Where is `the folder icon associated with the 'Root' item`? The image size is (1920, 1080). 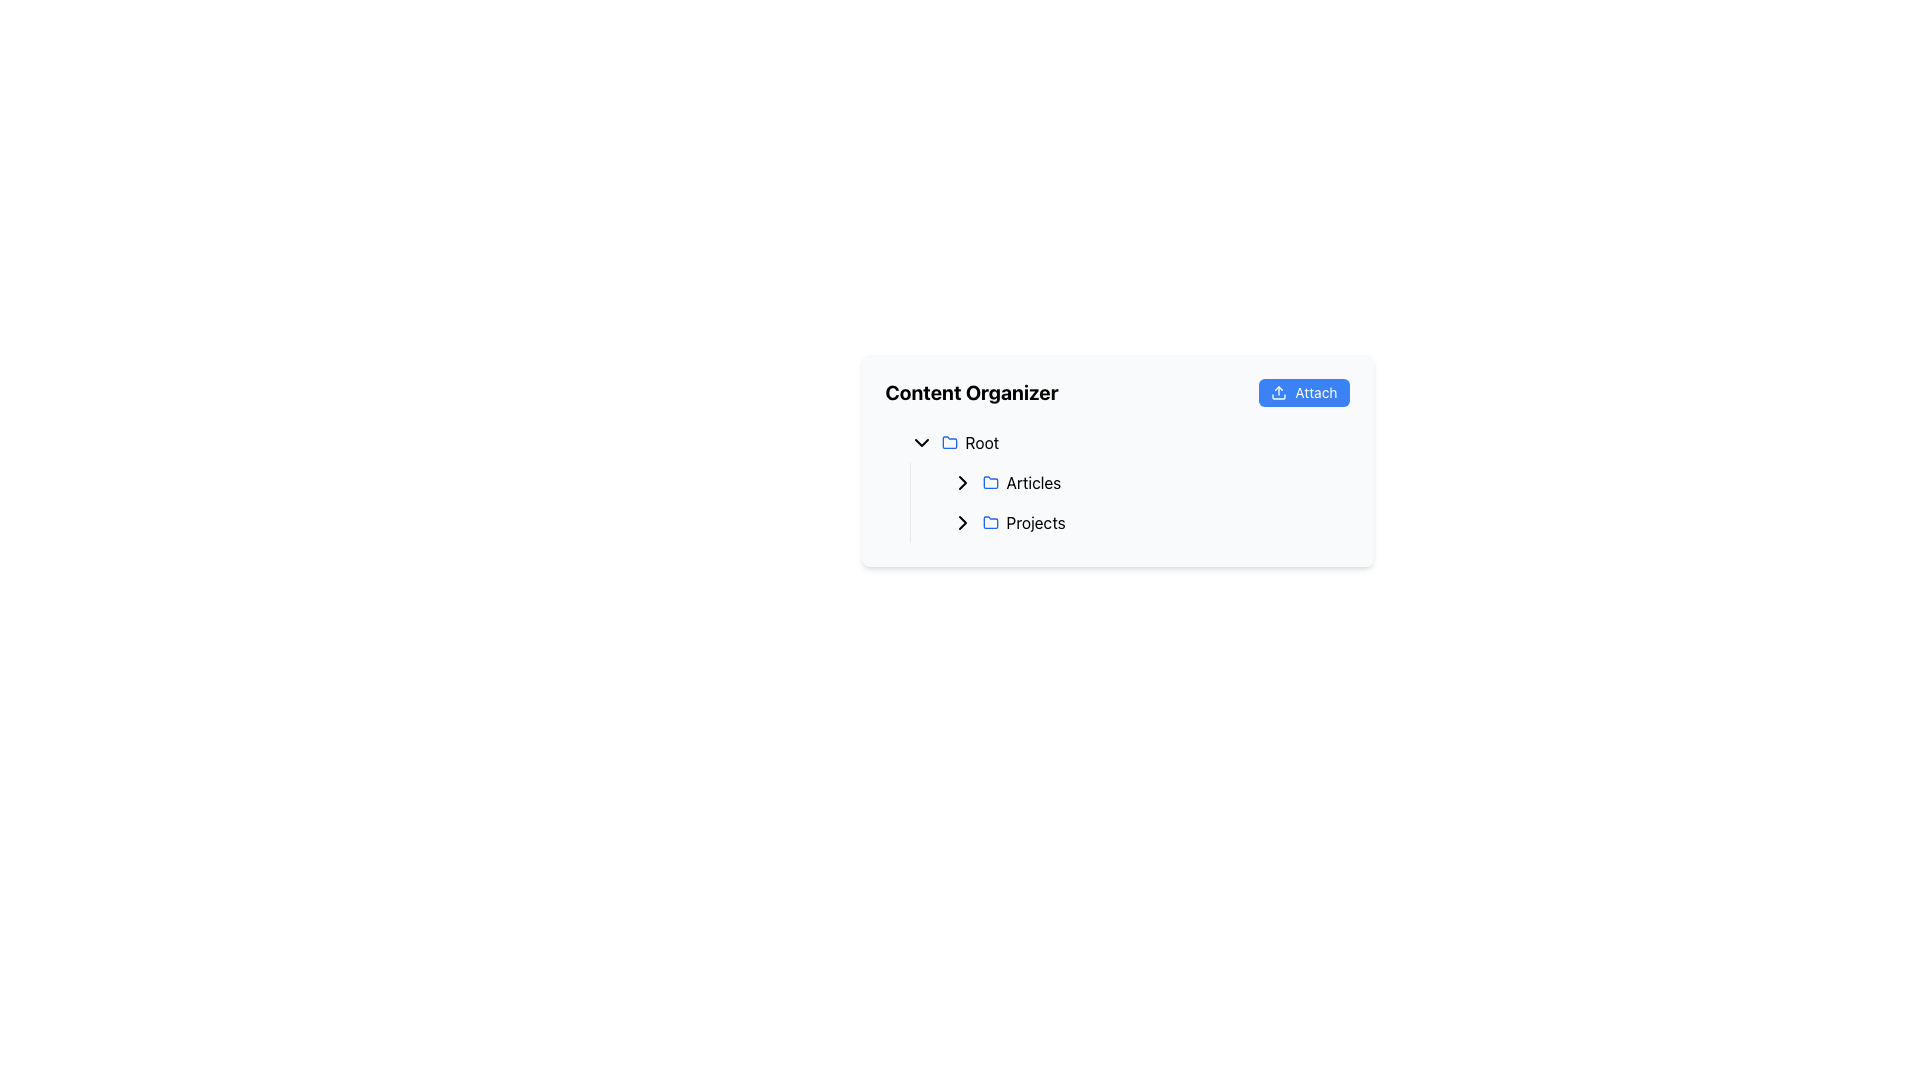
the folder icon associated with the 'Root' item is located at coordinates (948, 442).